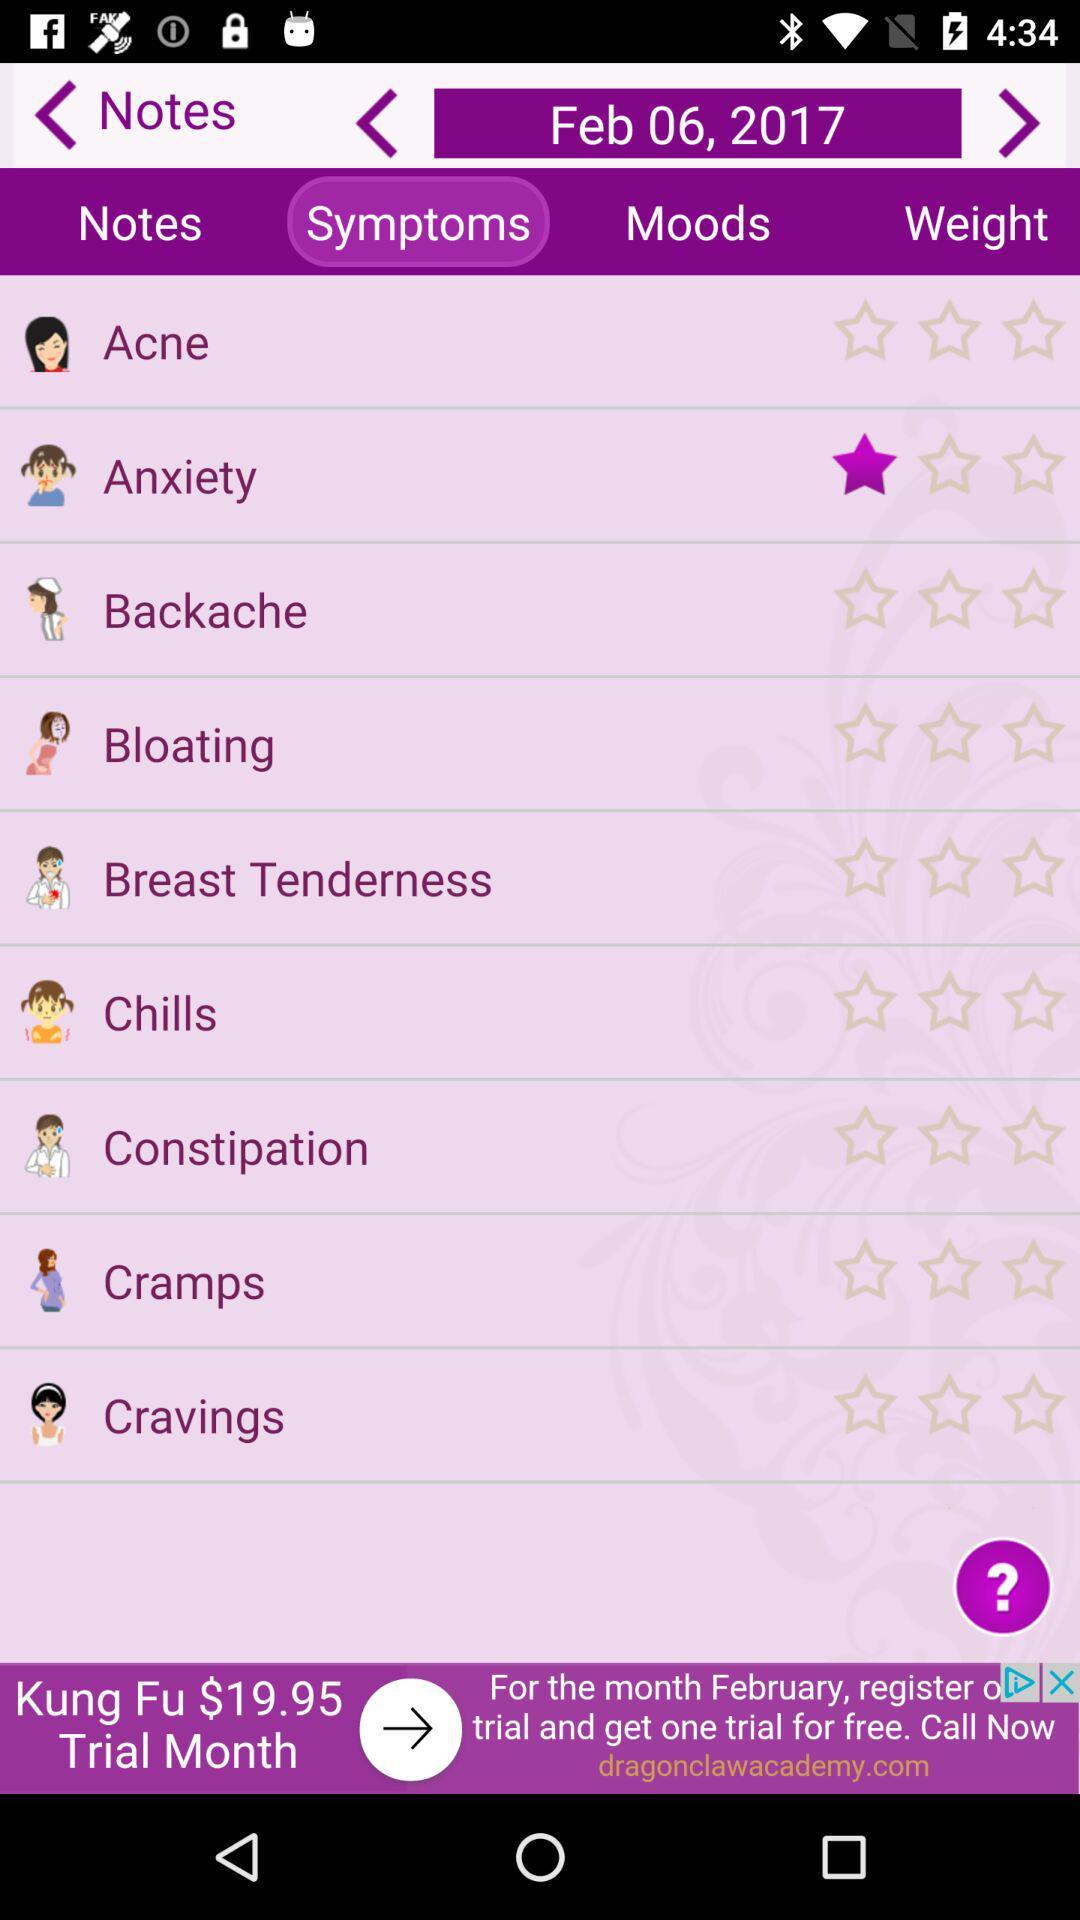 This screenshot has height=1920, width=1080. Describe the element at coordinates (947, 1011) in the screenshot. I see `menu button` at that location.